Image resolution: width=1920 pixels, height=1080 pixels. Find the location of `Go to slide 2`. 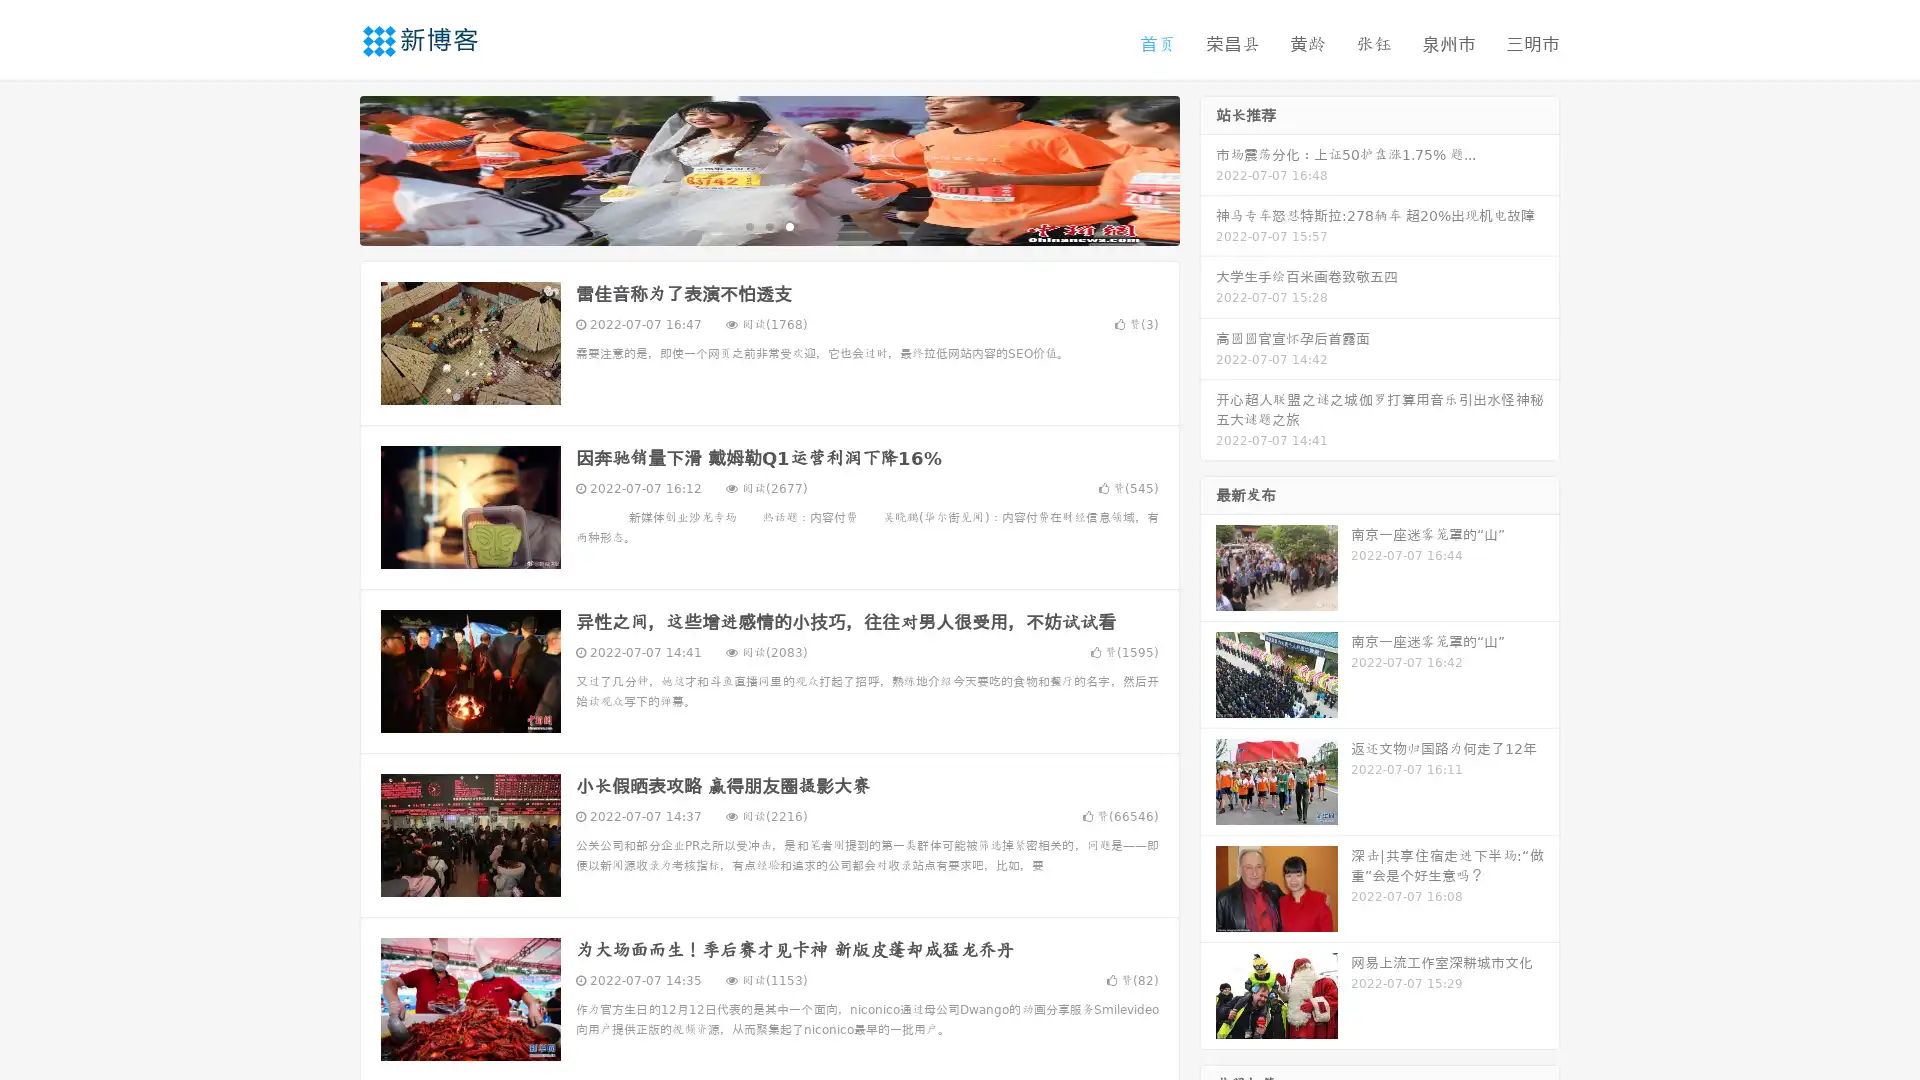

Go to slide 2 is located at coordinates (768, 225).